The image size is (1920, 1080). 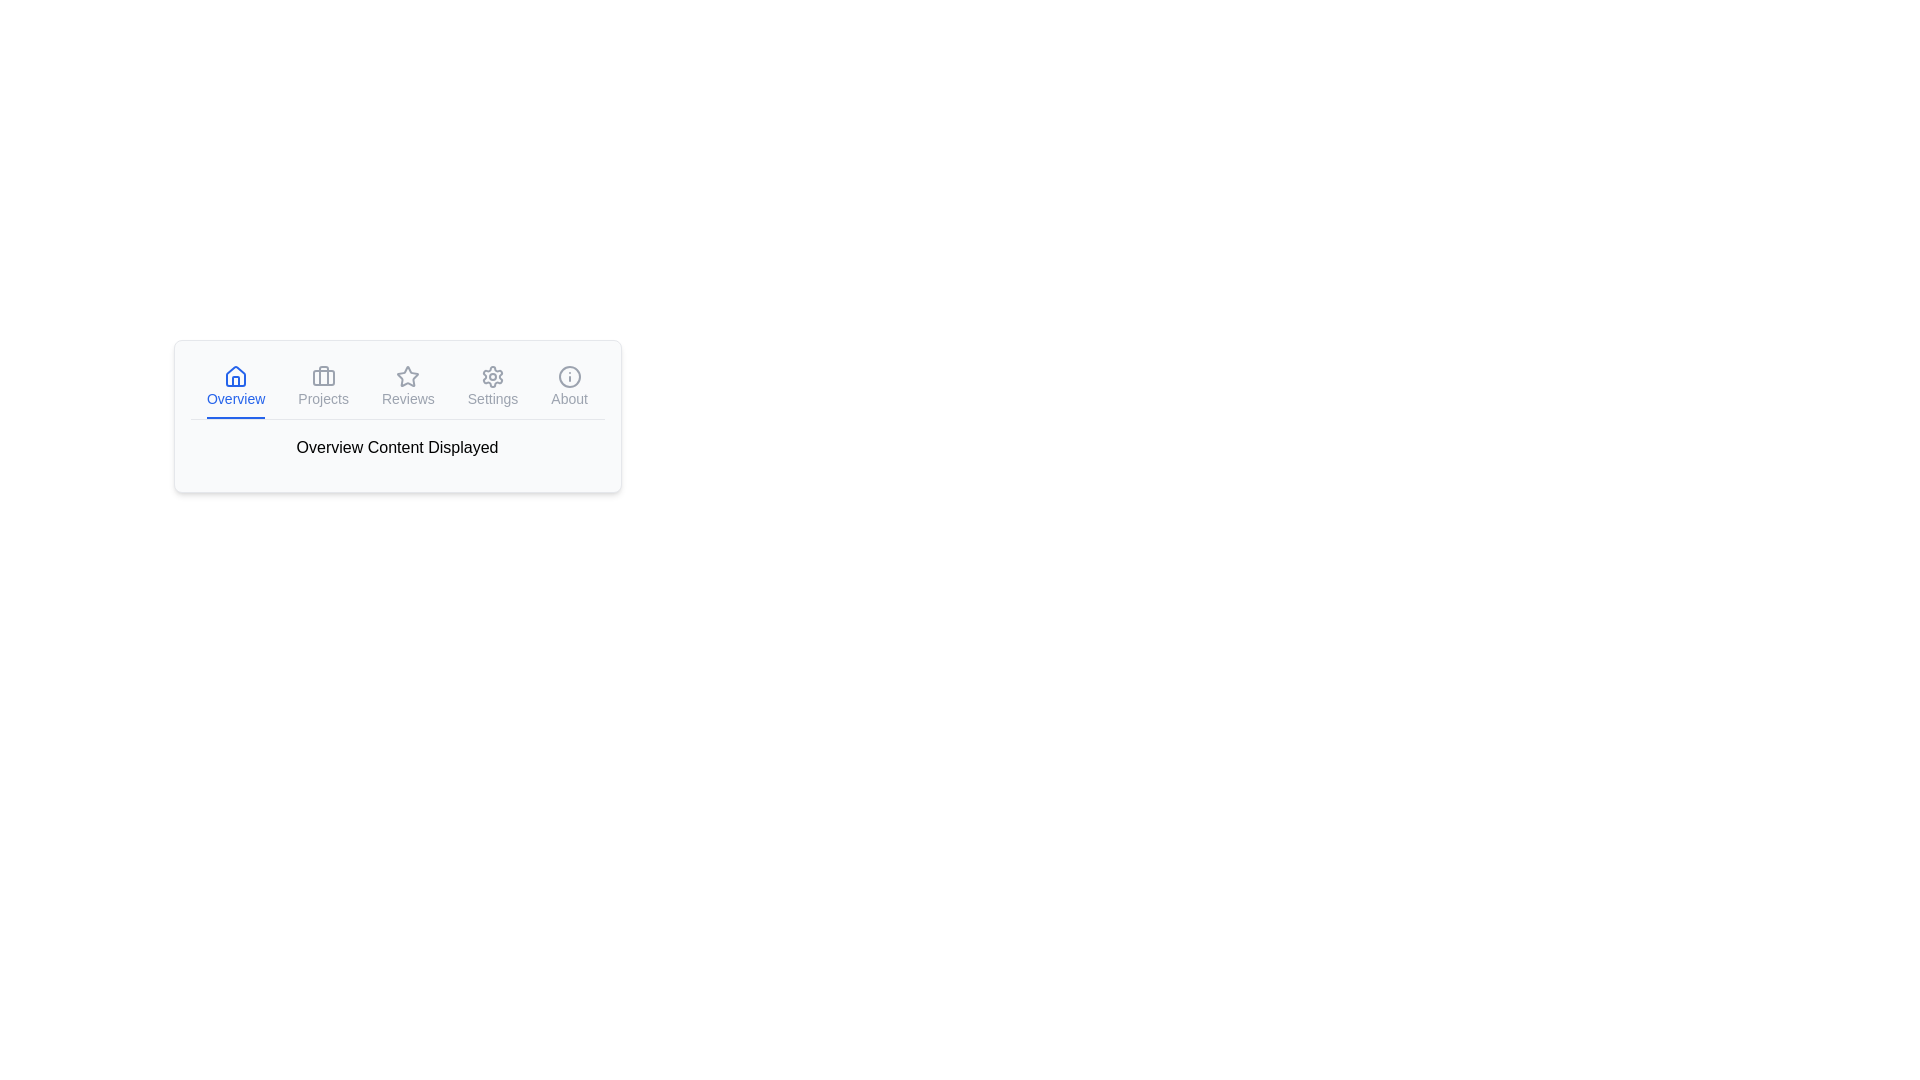 What do you see at coordinates (568, 388) in the screenshot?
I see `the 'About' tab to display its content` at bounding box center [568, 388].